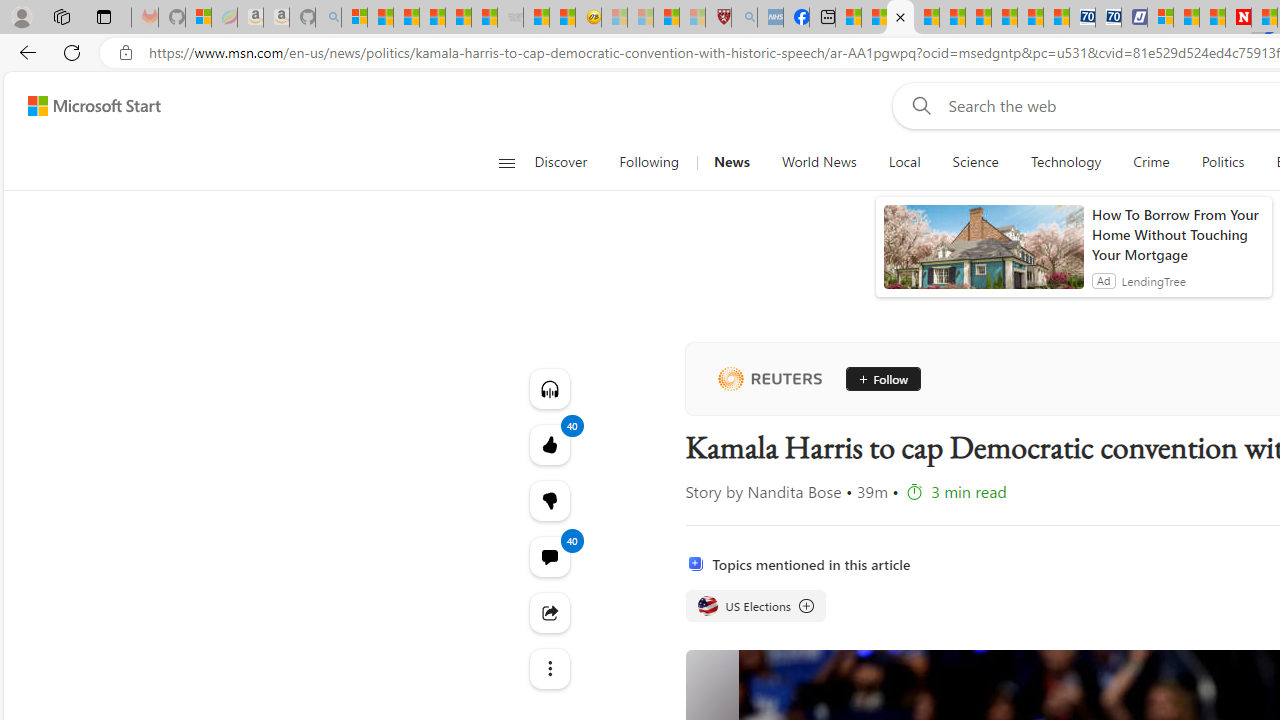  I want to click on 'Politics', so click(1222, 162).